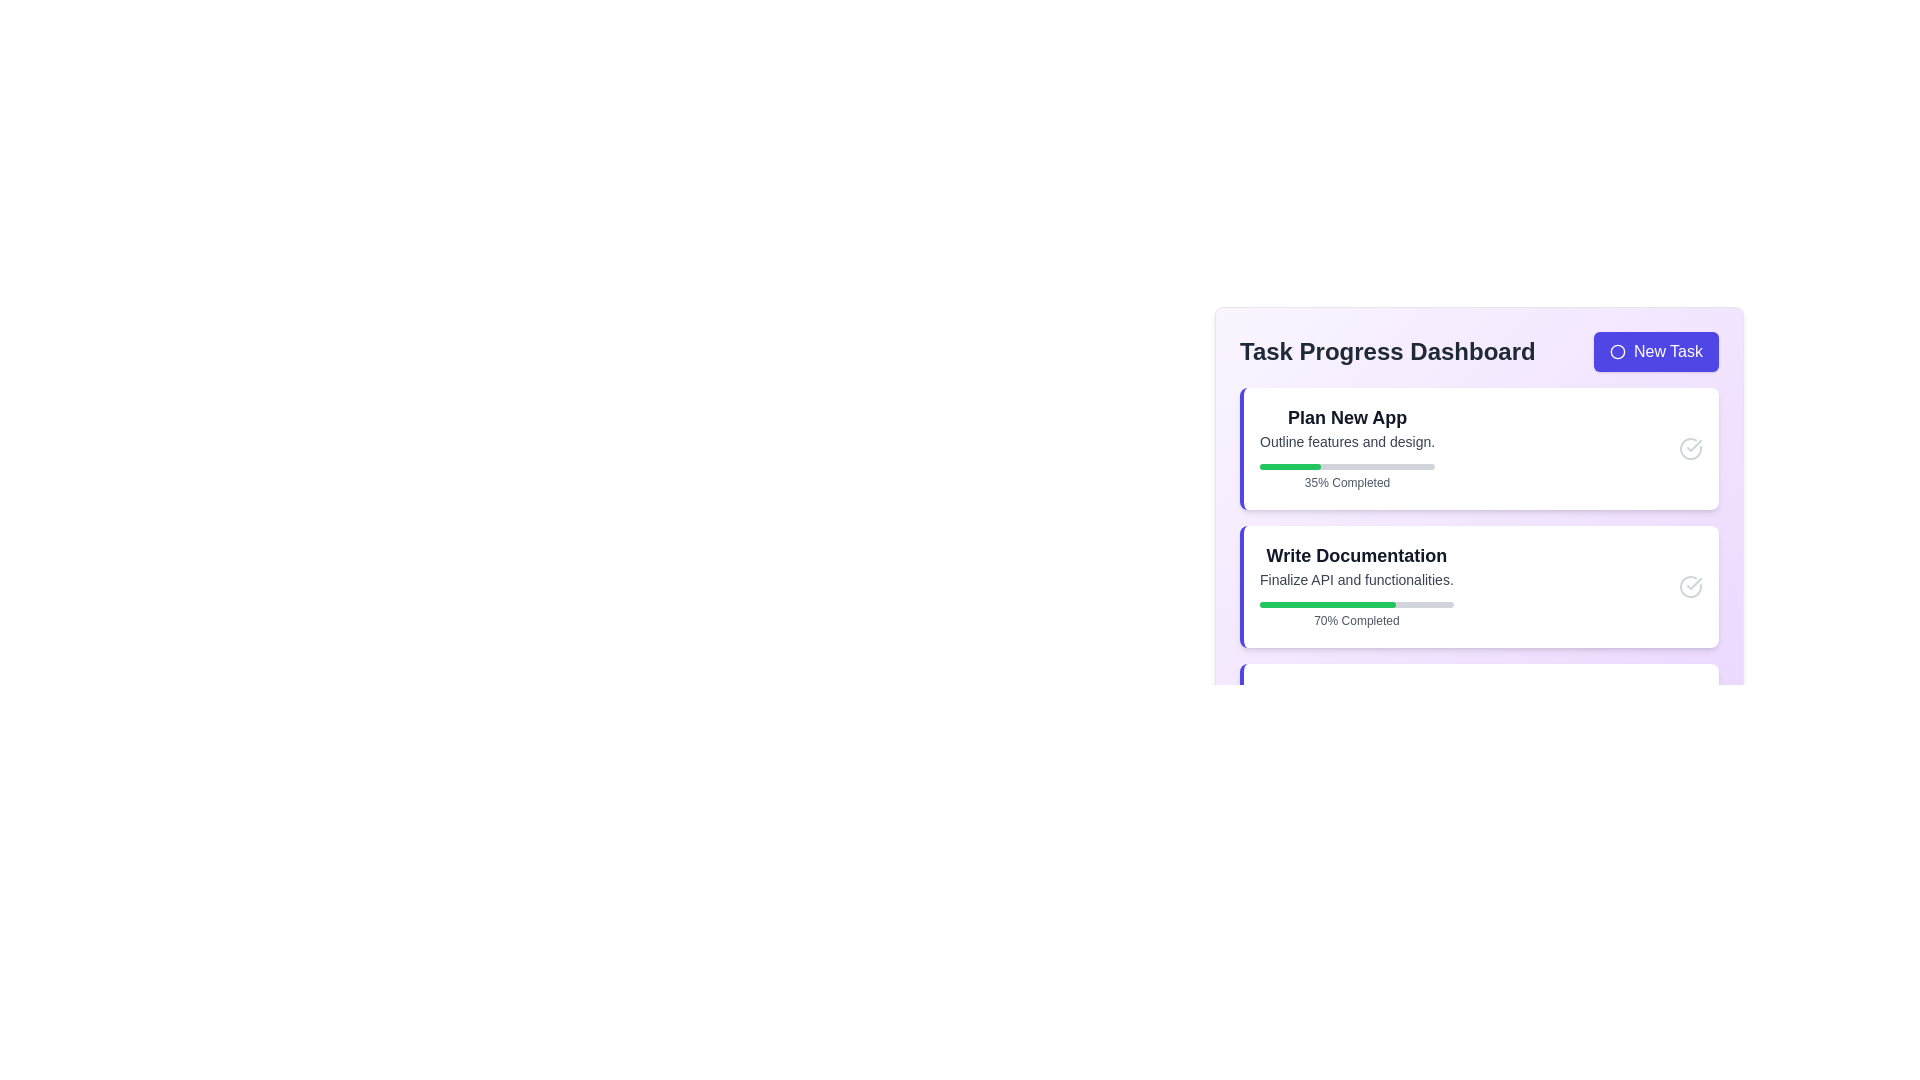 Image resolution: width=1920 pixels, height=1080 pixels. What do you see at coordinates (1356, 604) in the screenshot?
I see `the horizontal progress bar with a gray background and green foreground, located below the '70% Completed' text in the 'Write Documentation' card` at bounding box center [1356, 604].